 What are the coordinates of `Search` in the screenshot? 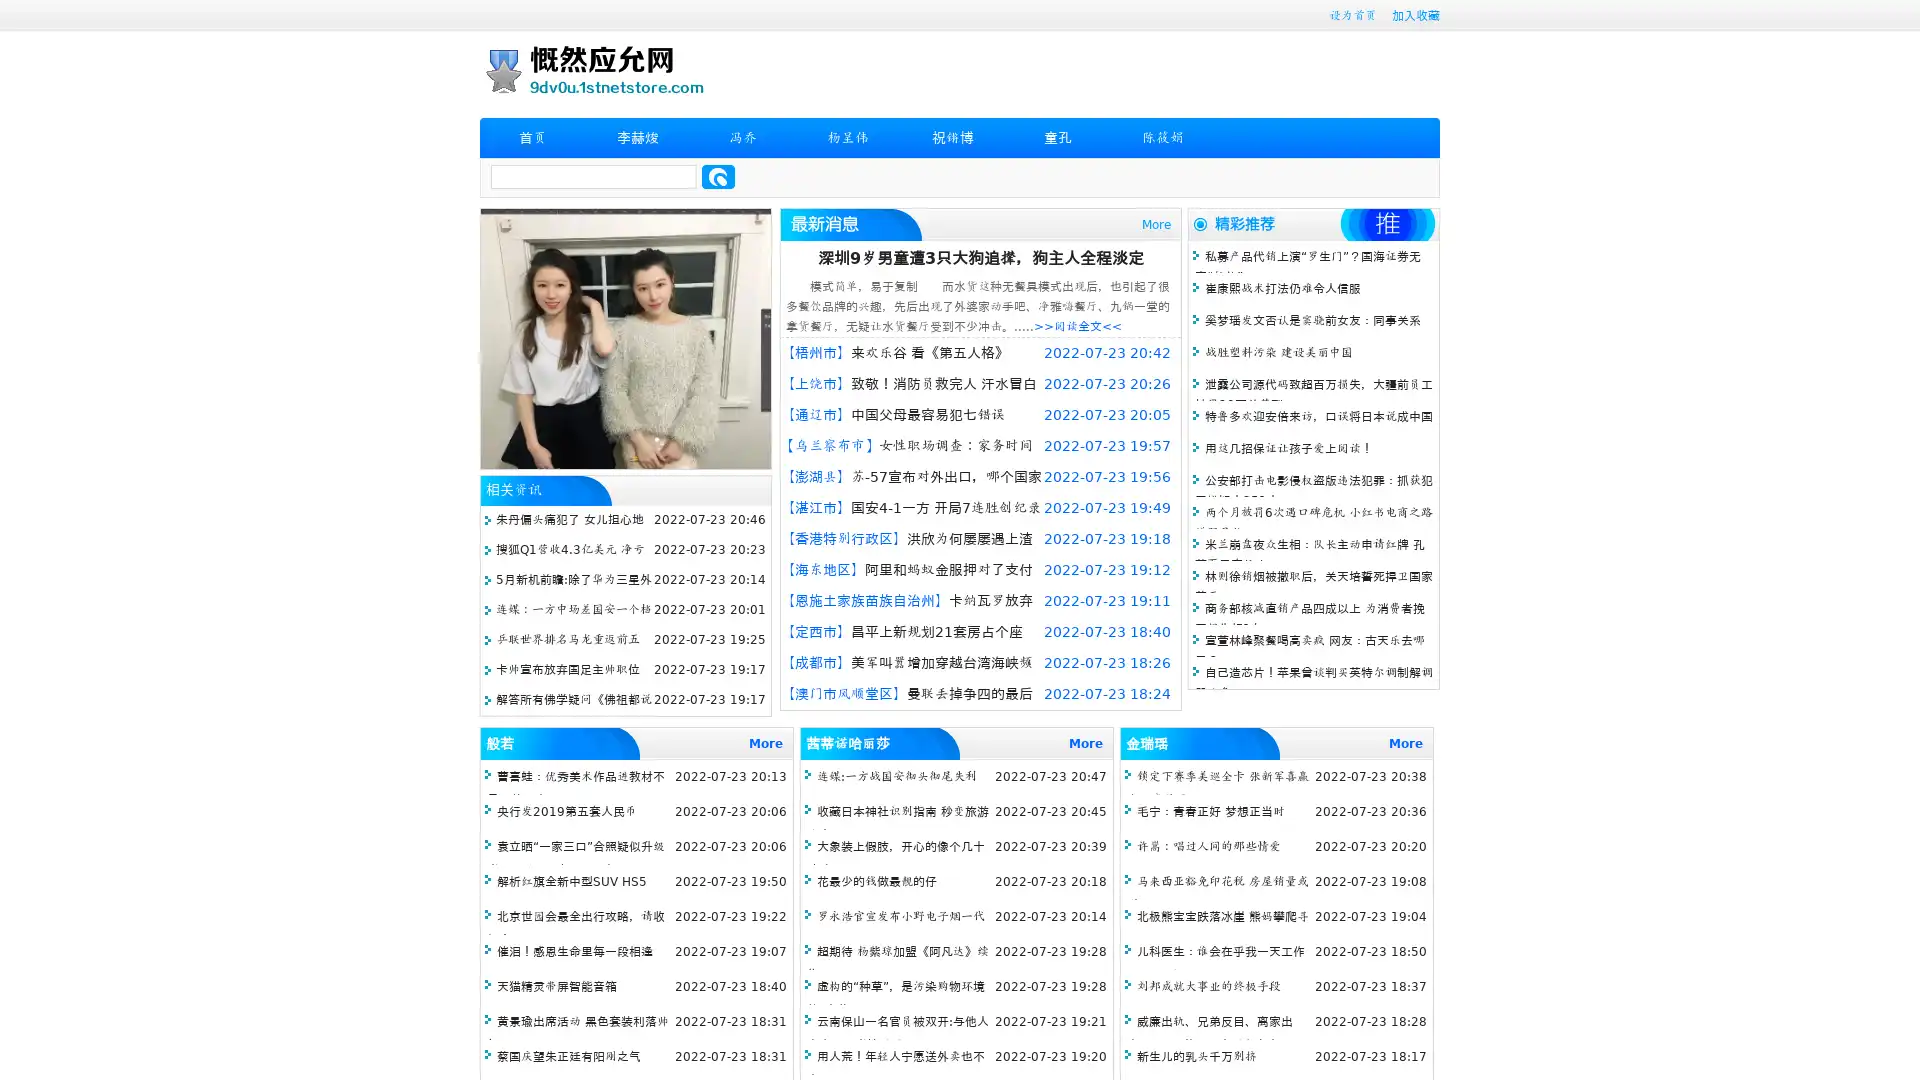 It's located at (718, 176).